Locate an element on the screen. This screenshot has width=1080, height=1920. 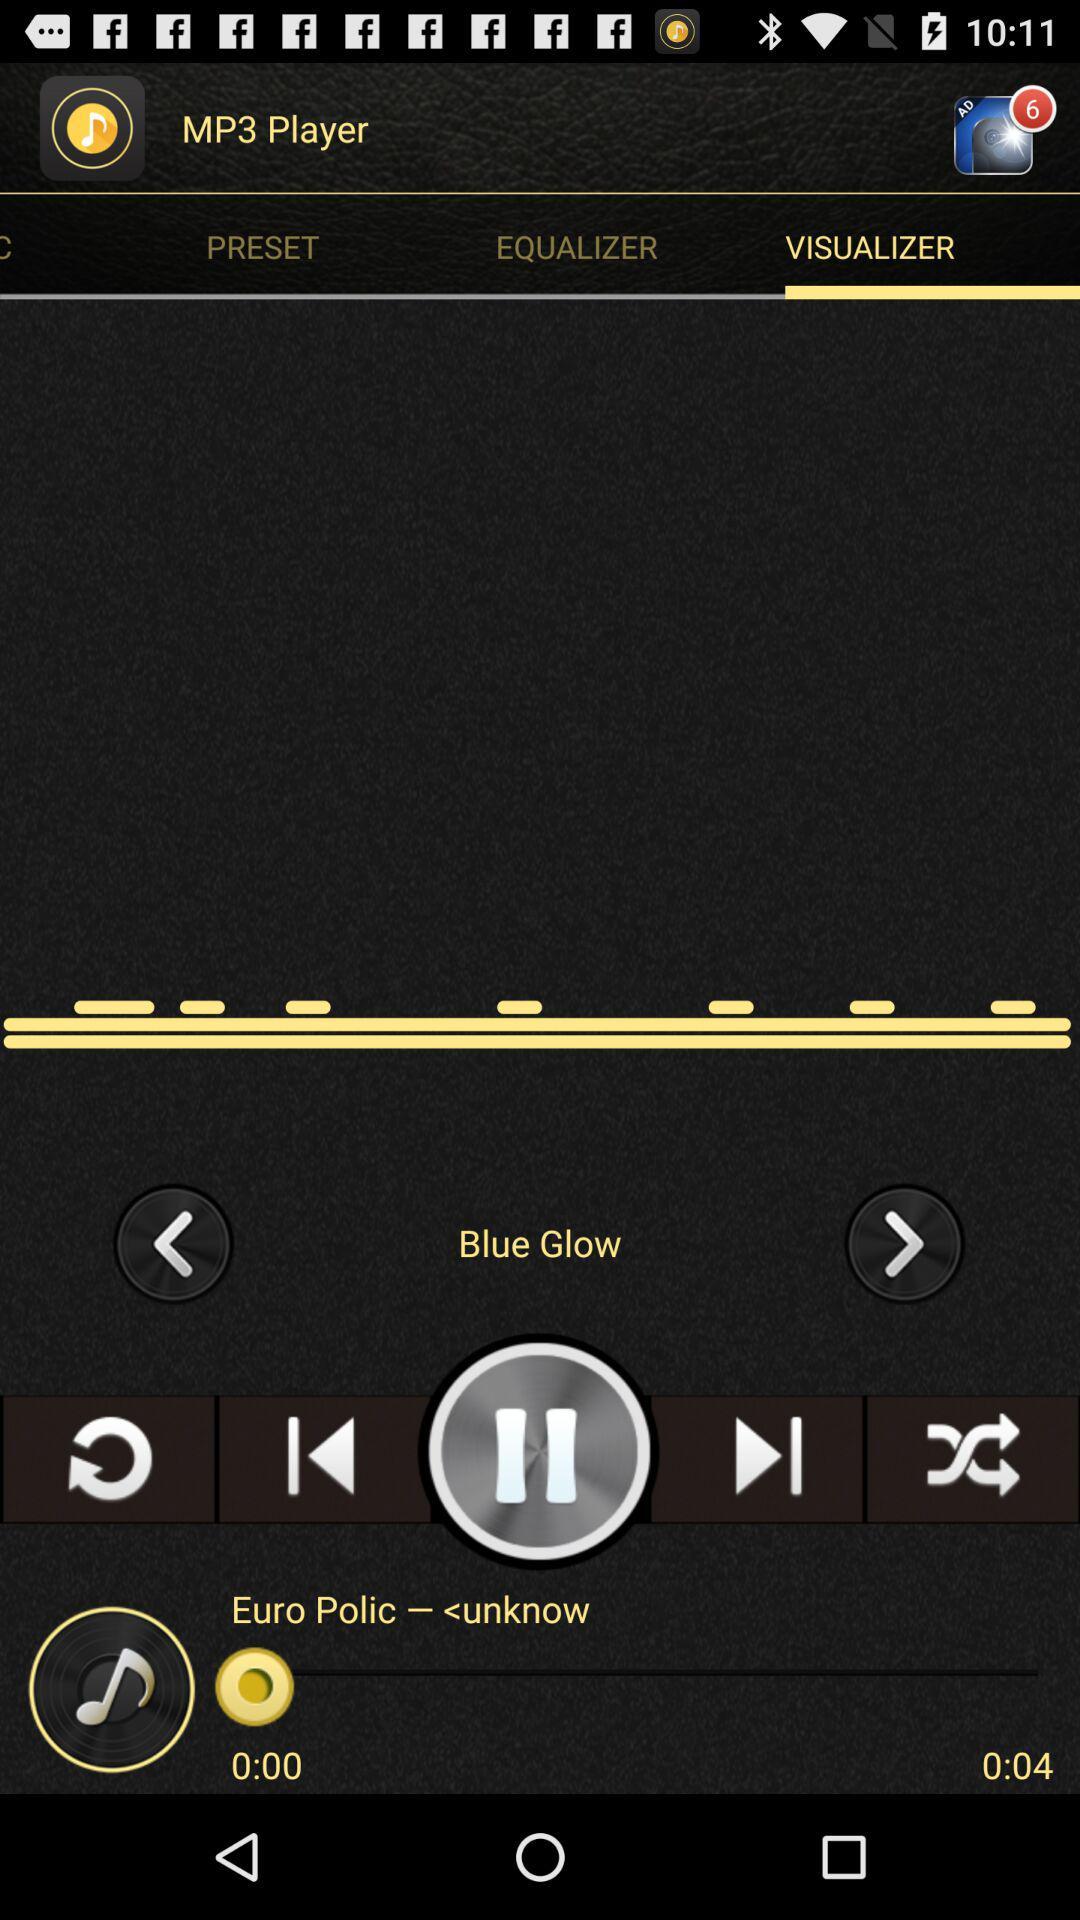
the preset radio button is located at coordinates (355, 245).